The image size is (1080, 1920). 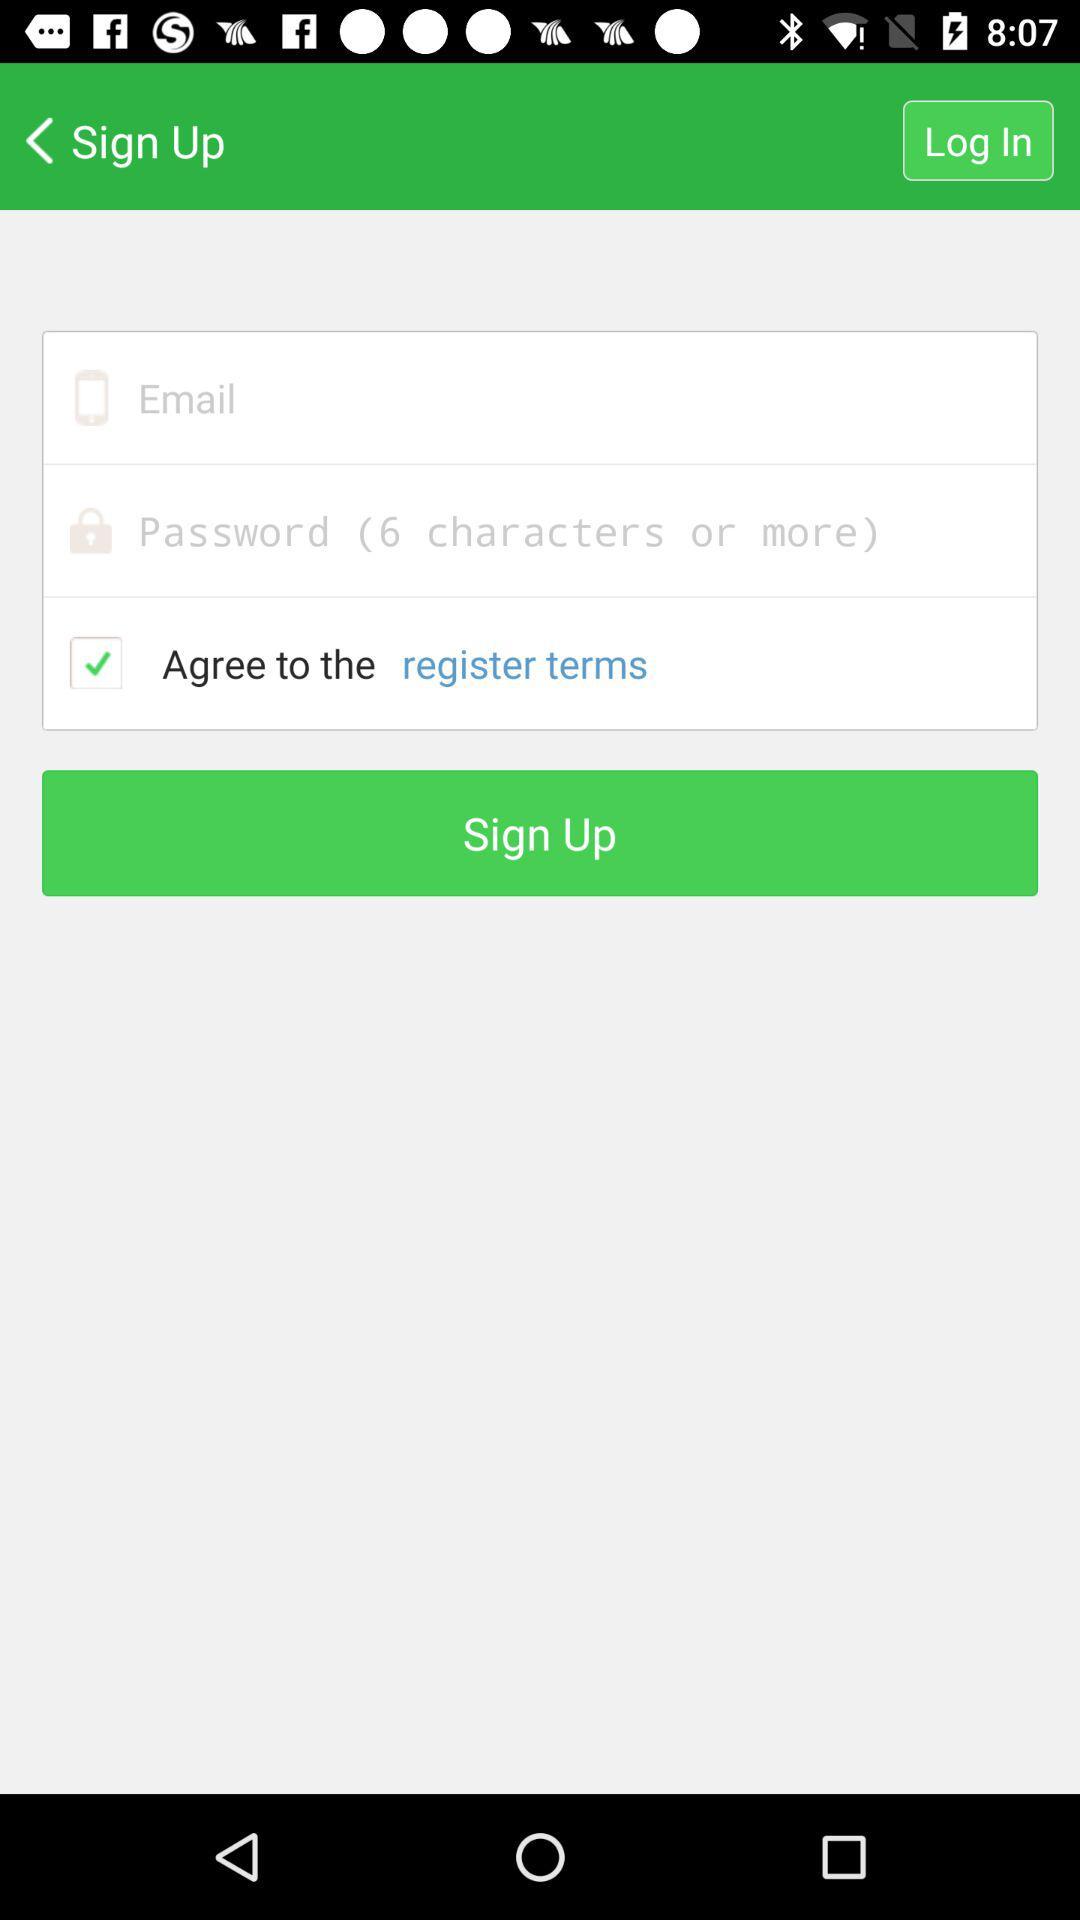 I want to click on password, so click(x=540, y=530).